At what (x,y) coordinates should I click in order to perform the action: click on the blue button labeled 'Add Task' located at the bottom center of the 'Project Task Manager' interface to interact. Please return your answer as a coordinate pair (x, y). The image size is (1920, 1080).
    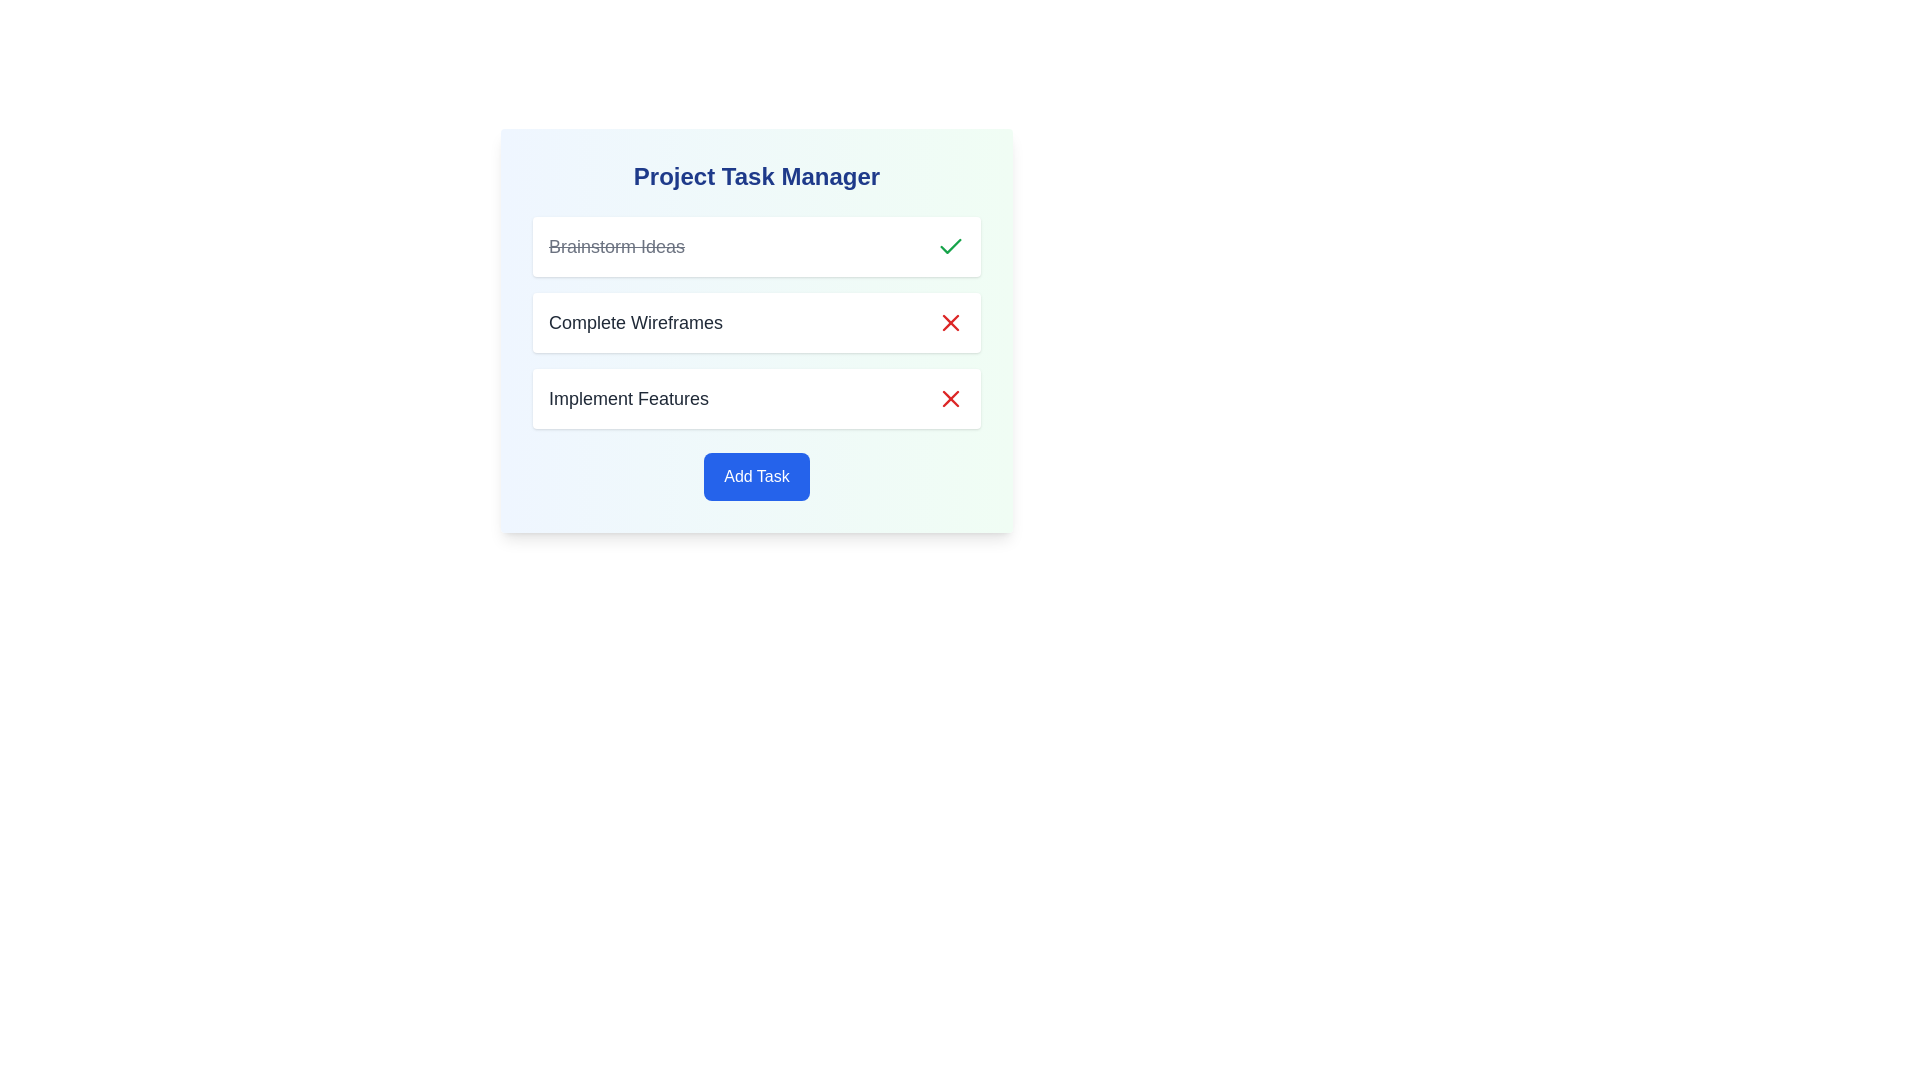
    Looking at the image, I should click on (756, 477).